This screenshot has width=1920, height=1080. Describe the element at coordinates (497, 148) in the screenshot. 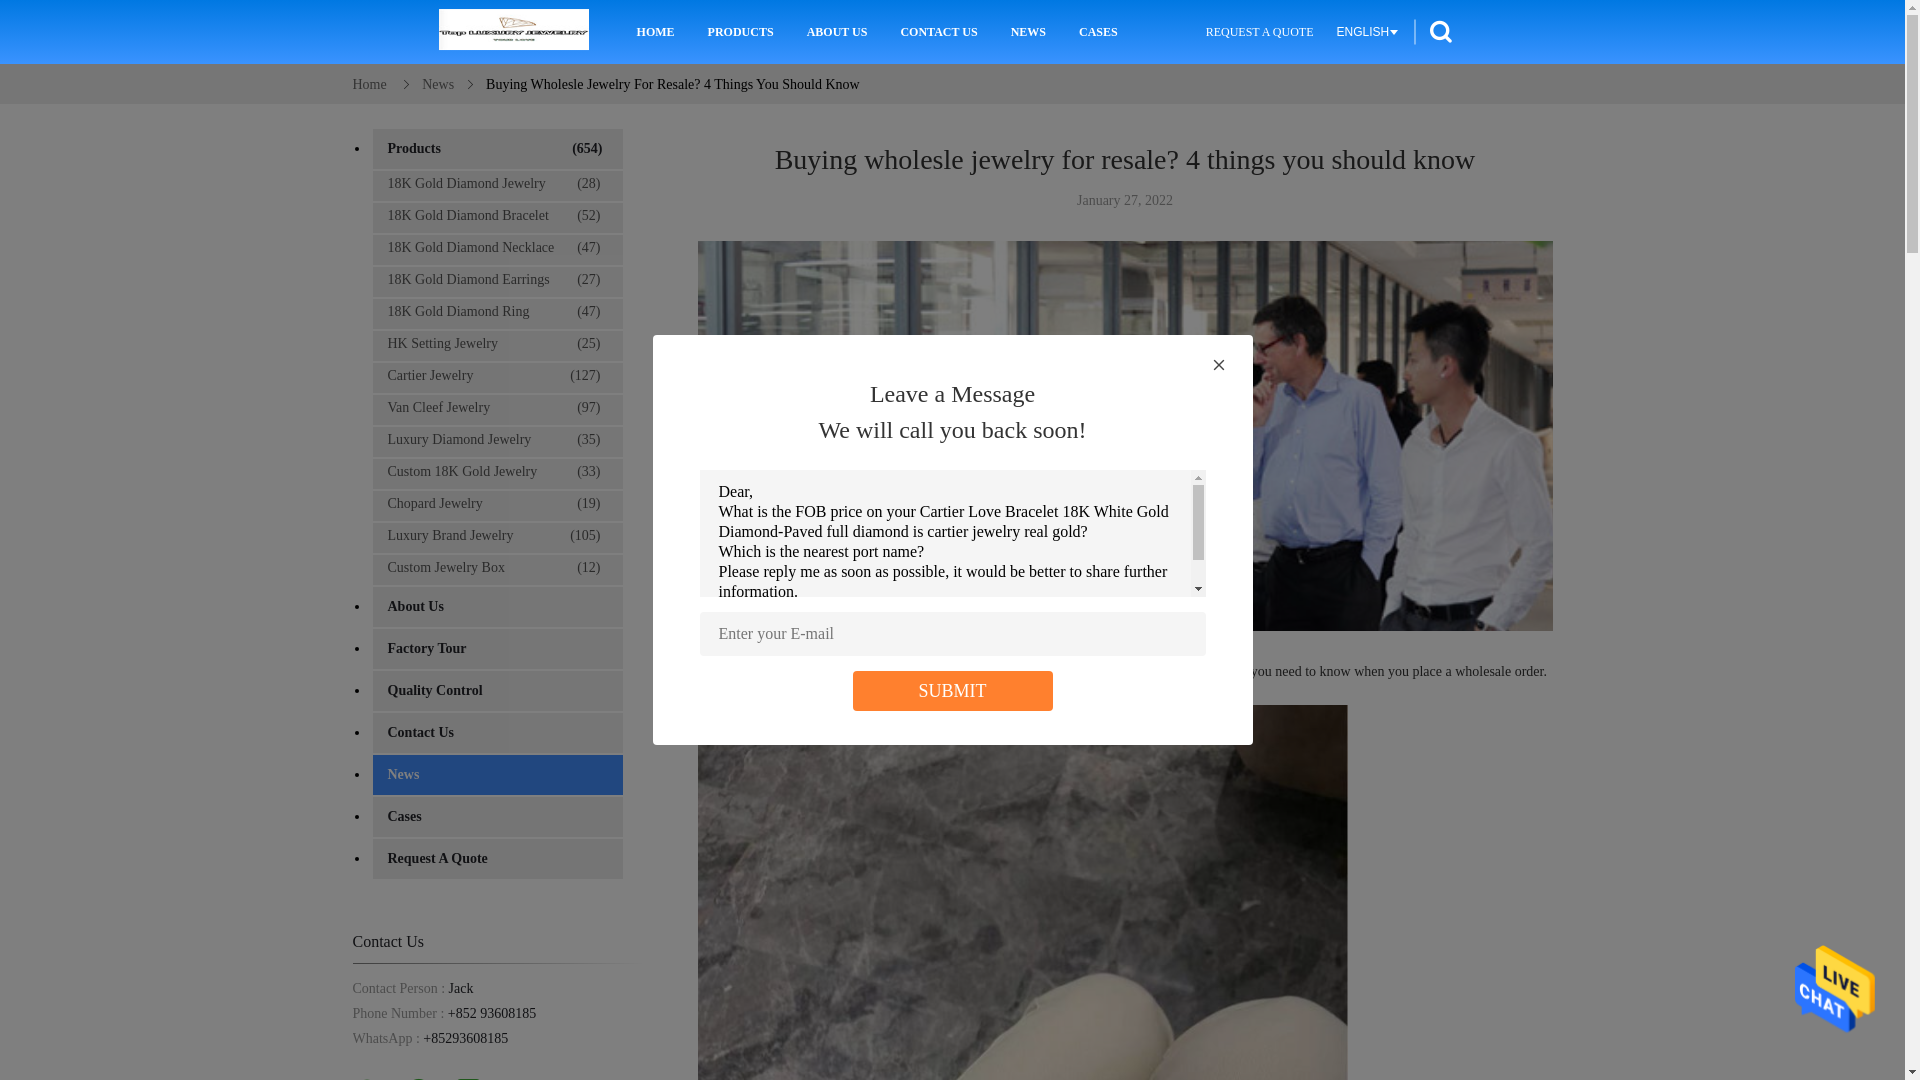

I see `'Products` at that location.